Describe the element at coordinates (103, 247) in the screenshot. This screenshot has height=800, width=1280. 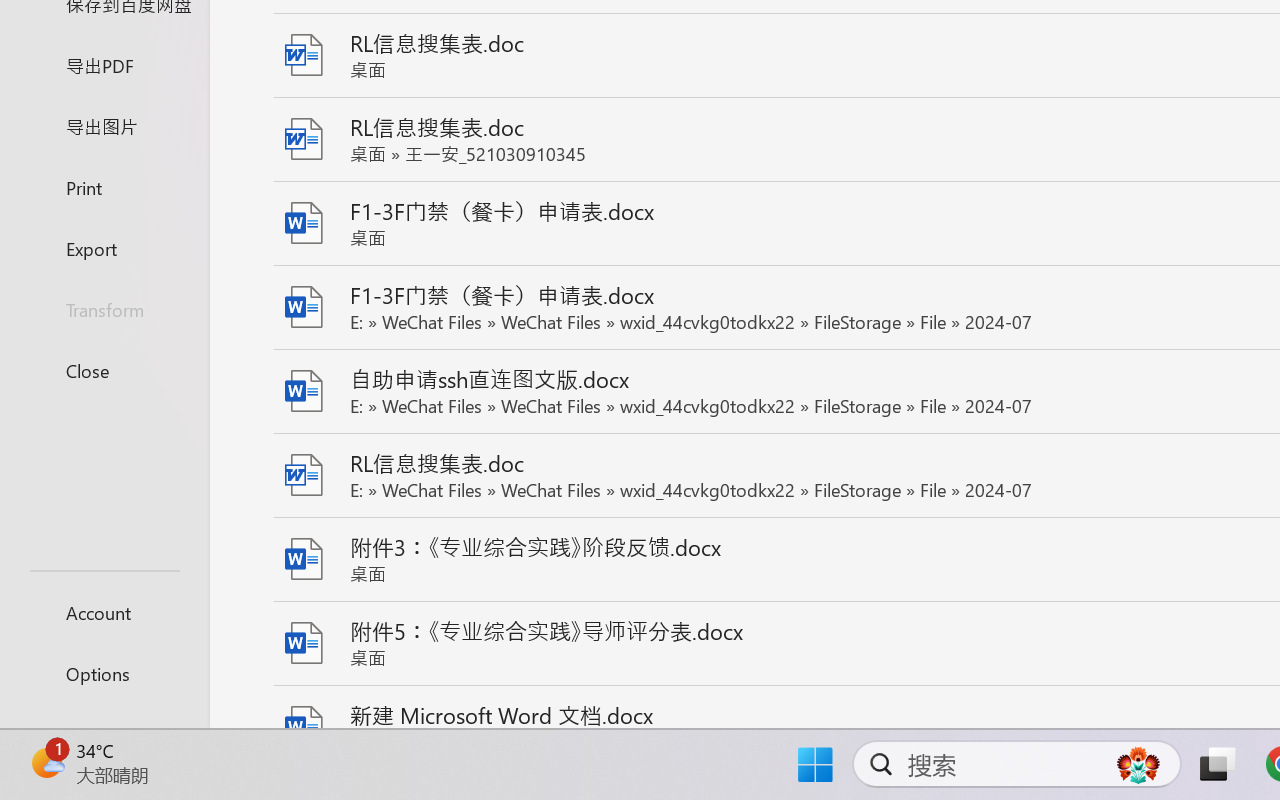
I see `'Export'` at that location.